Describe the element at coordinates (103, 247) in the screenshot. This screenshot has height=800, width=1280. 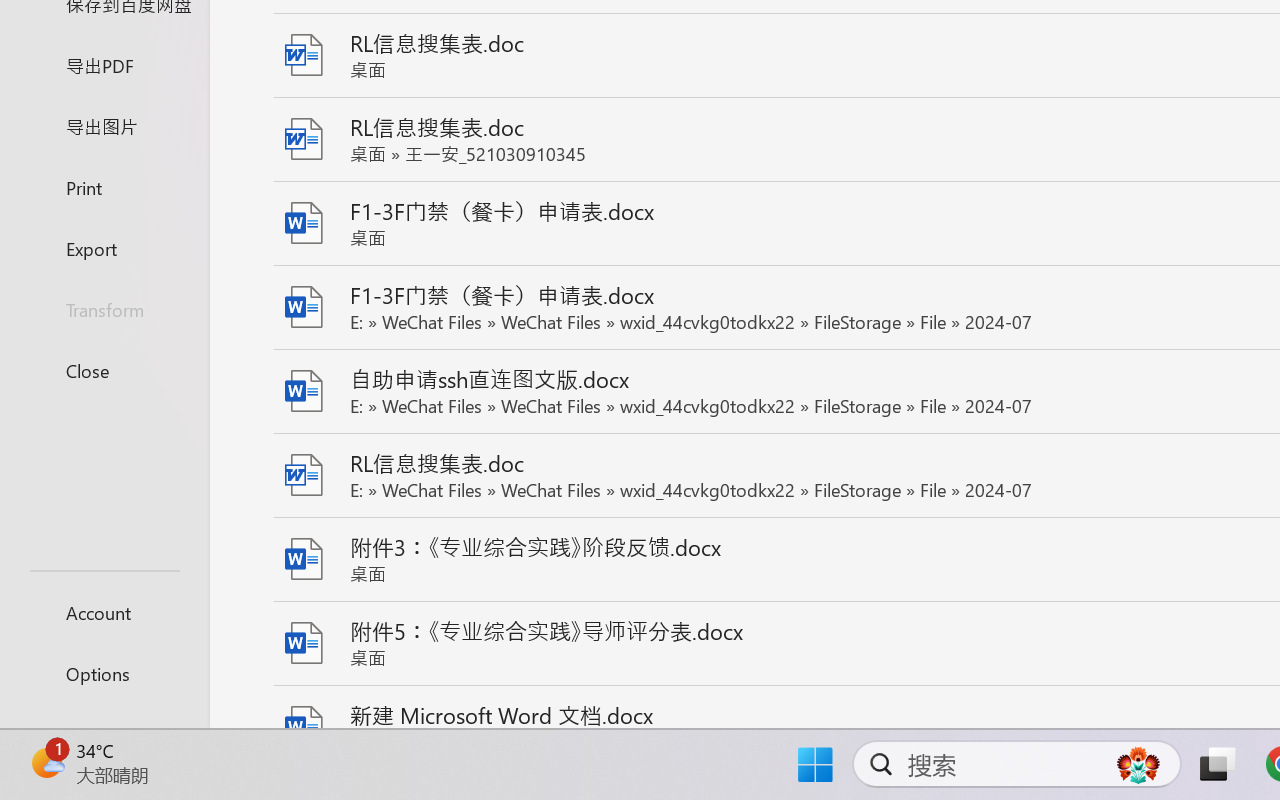
I see `'Export'` at that location.